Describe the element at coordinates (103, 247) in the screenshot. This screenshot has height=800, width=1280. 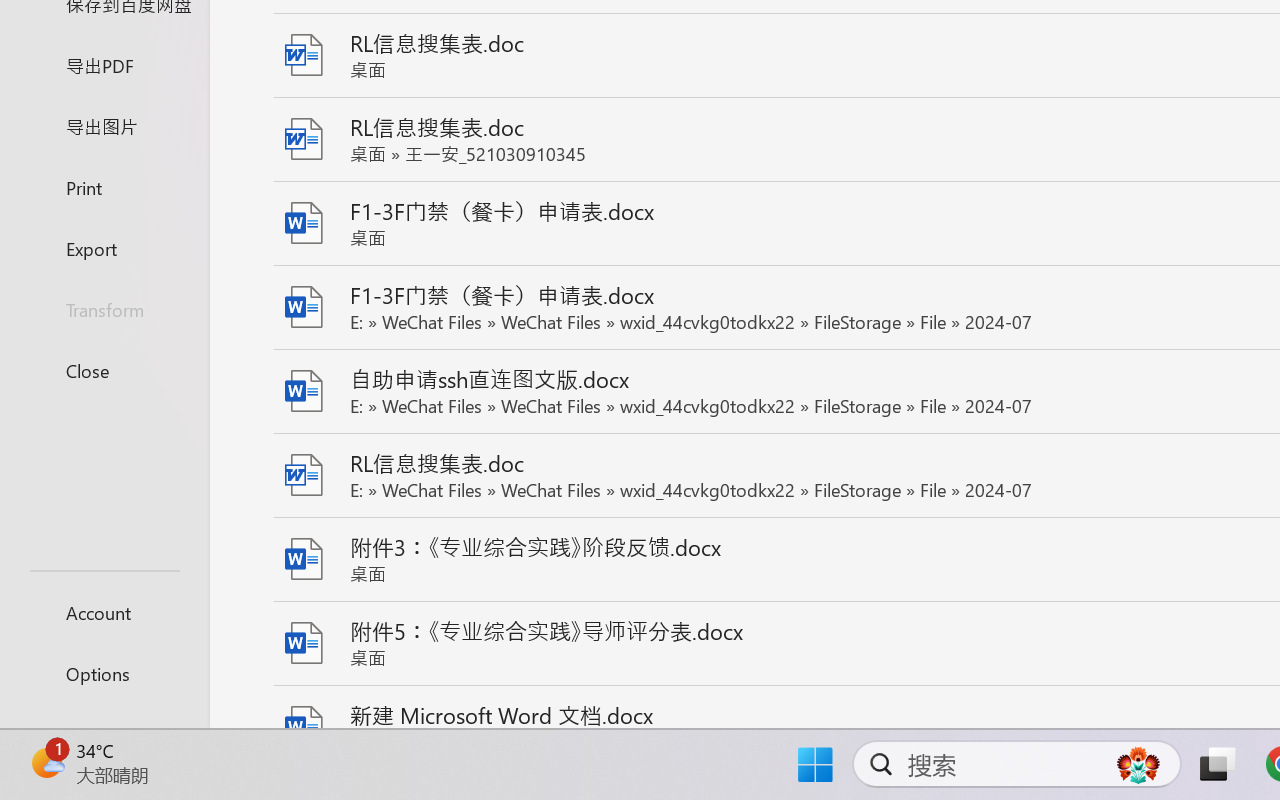
I see `'Export'` at that location.